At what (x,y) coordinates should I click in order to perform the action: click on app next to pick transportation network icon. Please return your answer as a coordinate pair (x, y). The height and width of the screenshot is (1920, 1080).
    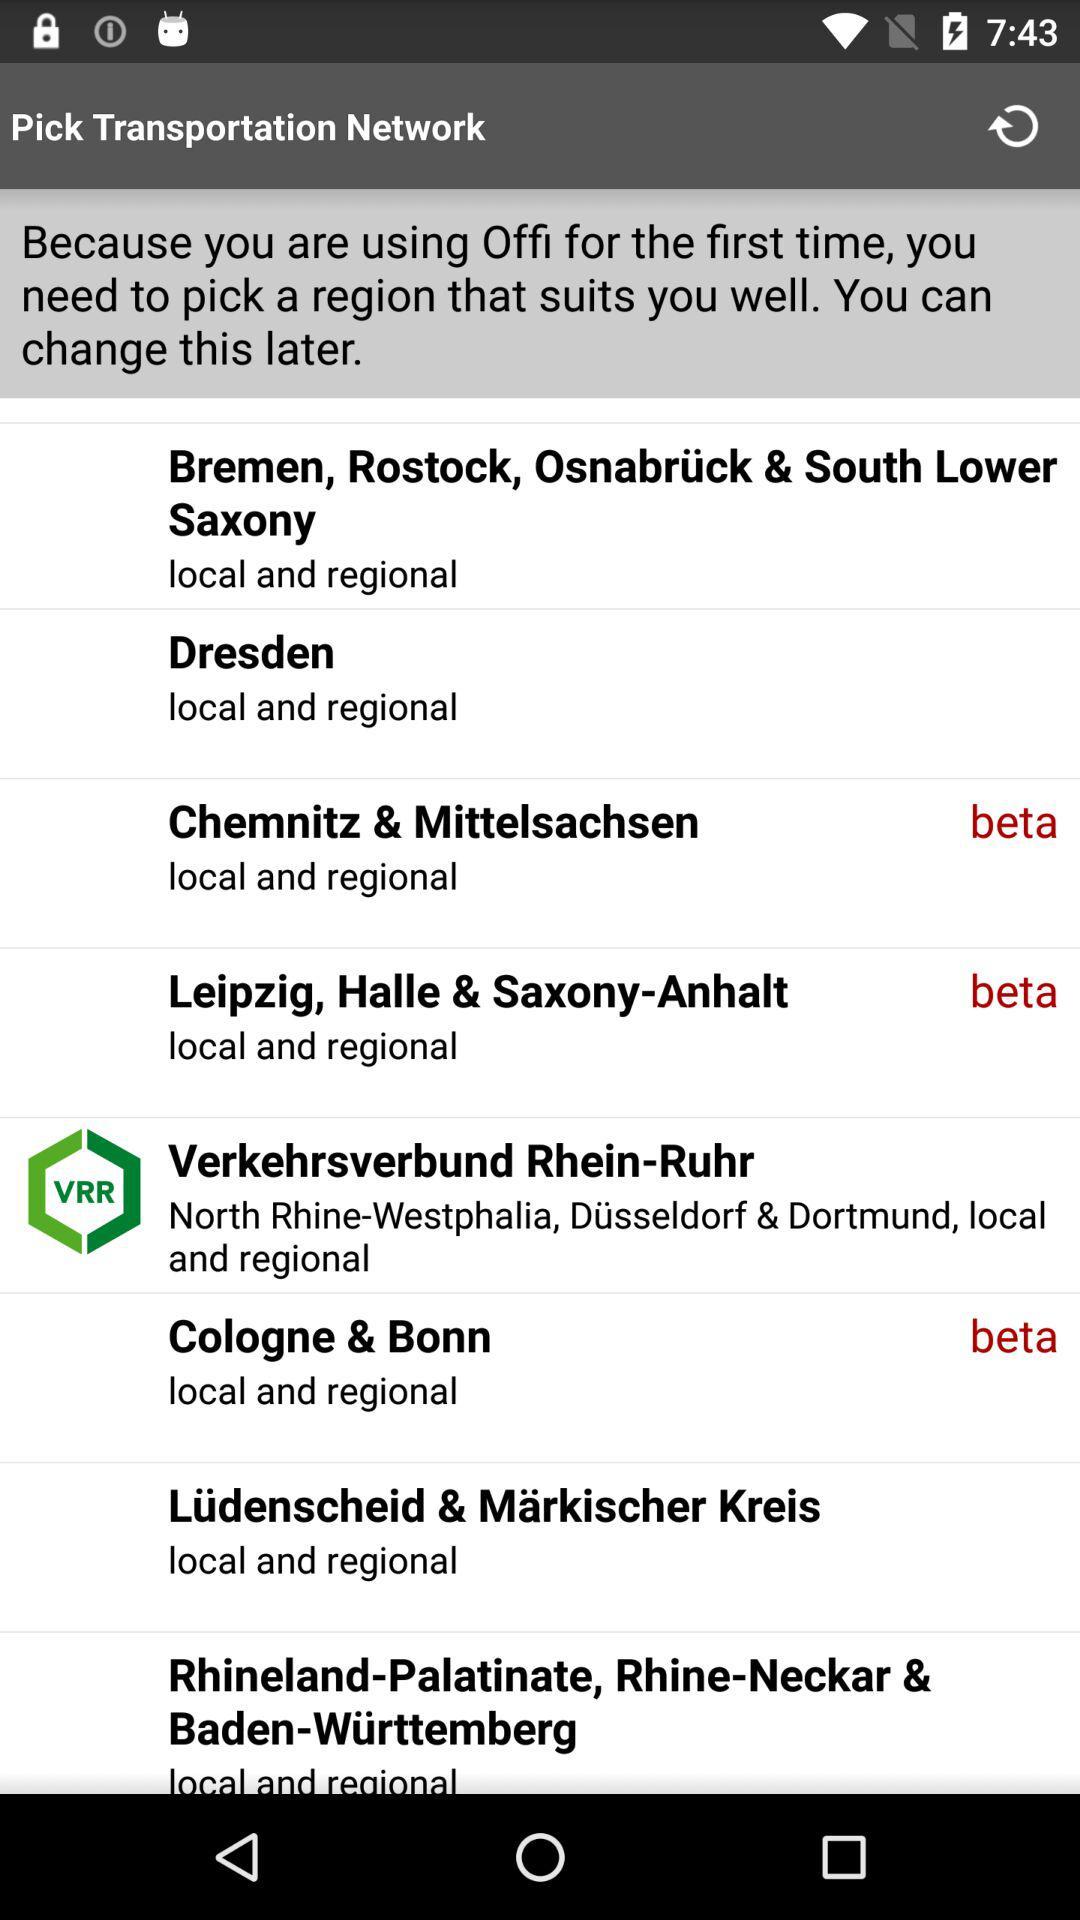
    Looking at the image, I should click on (1017, 124).